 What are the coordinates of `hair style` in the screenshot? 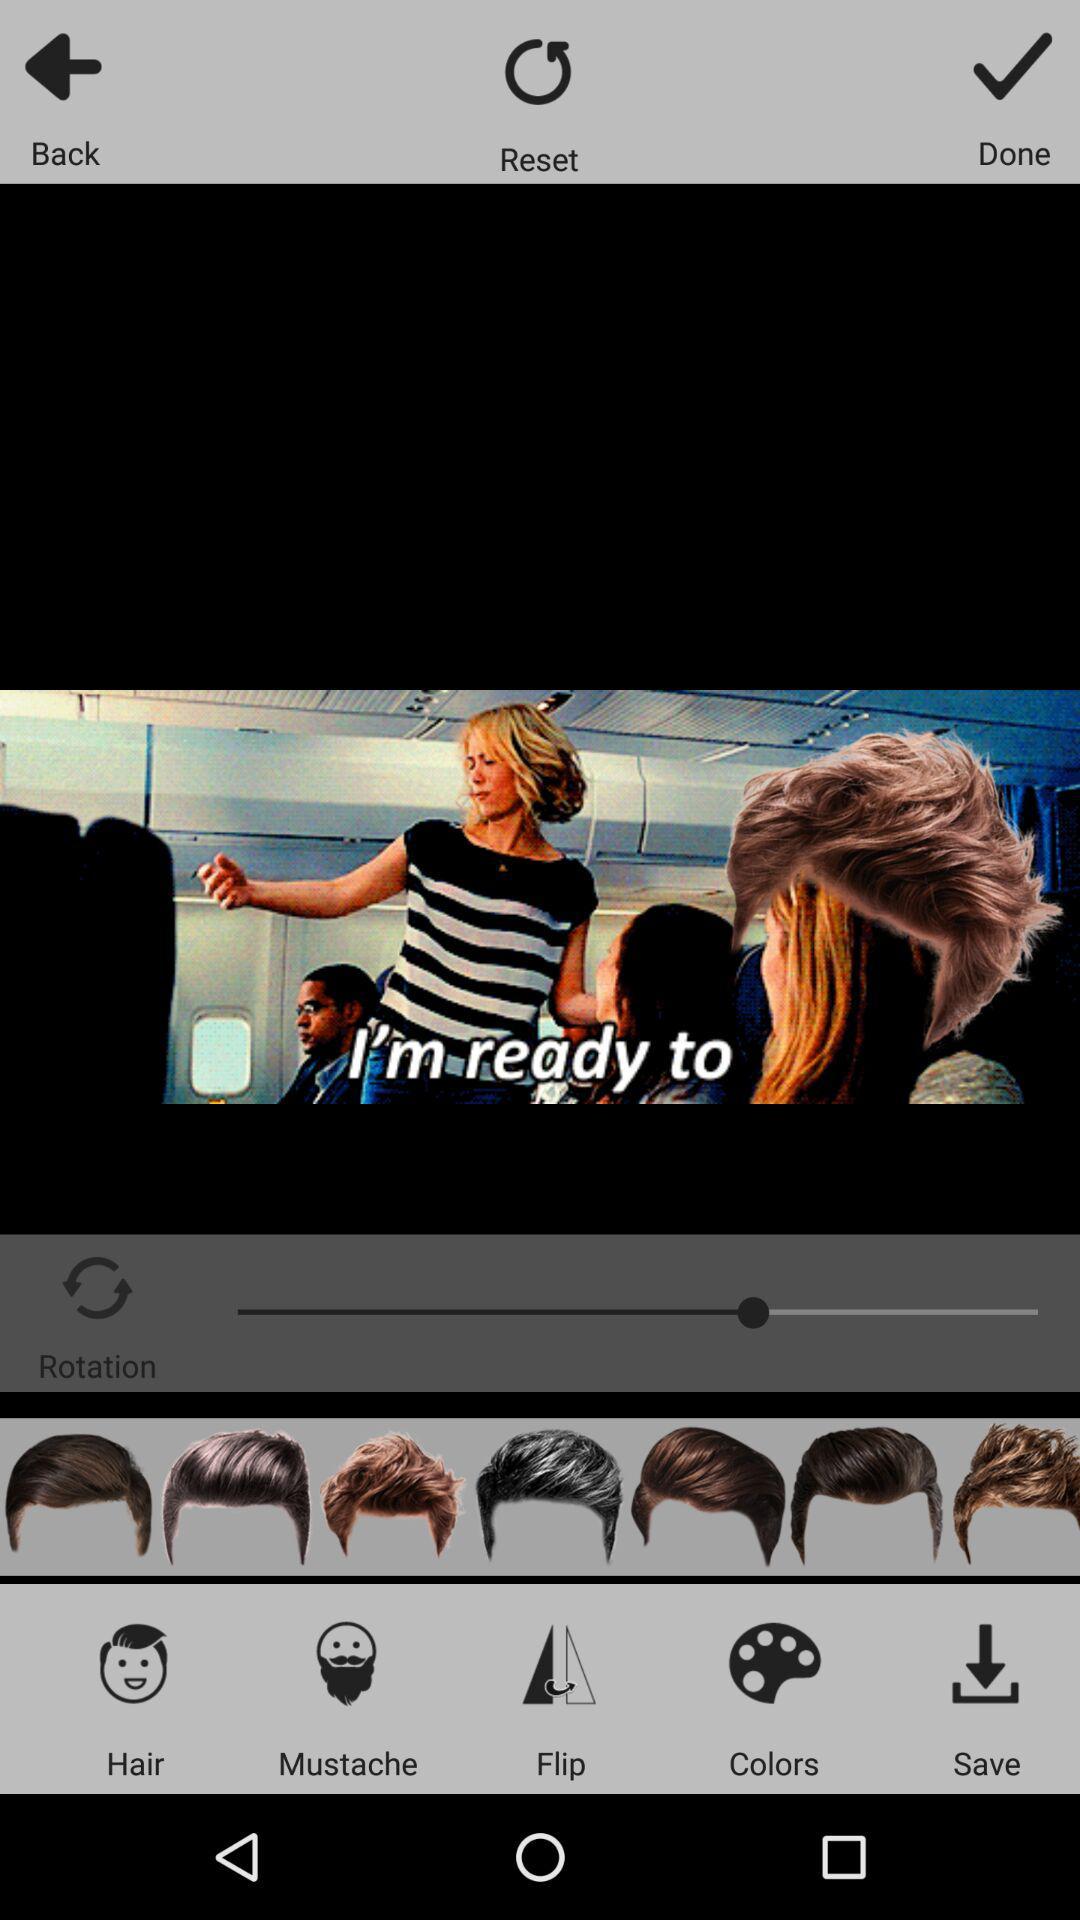 It's located at (865, 1497).